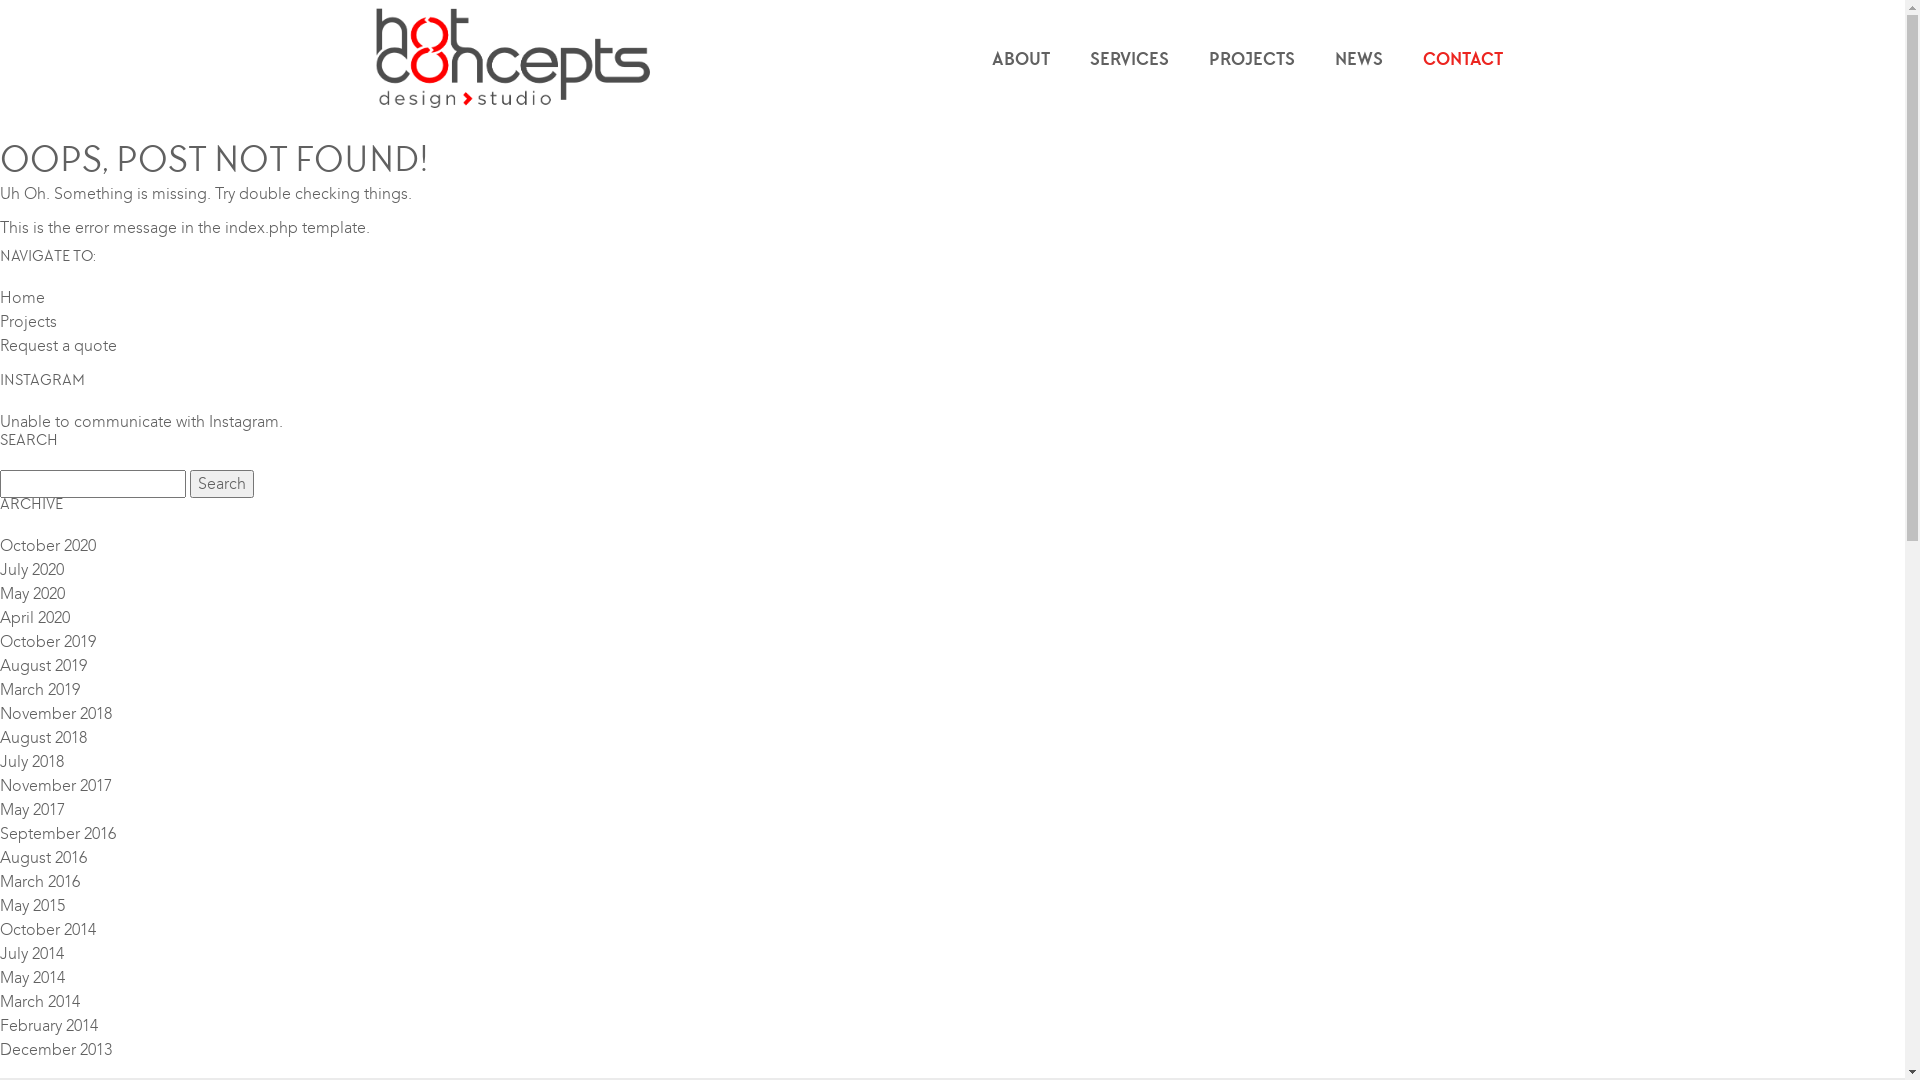 Image resolution: width=1920 pixels, height=1080 pixels. Describe the element at coordinates (39, 689) in the screenshot. I see `'March 2019'` at that location.